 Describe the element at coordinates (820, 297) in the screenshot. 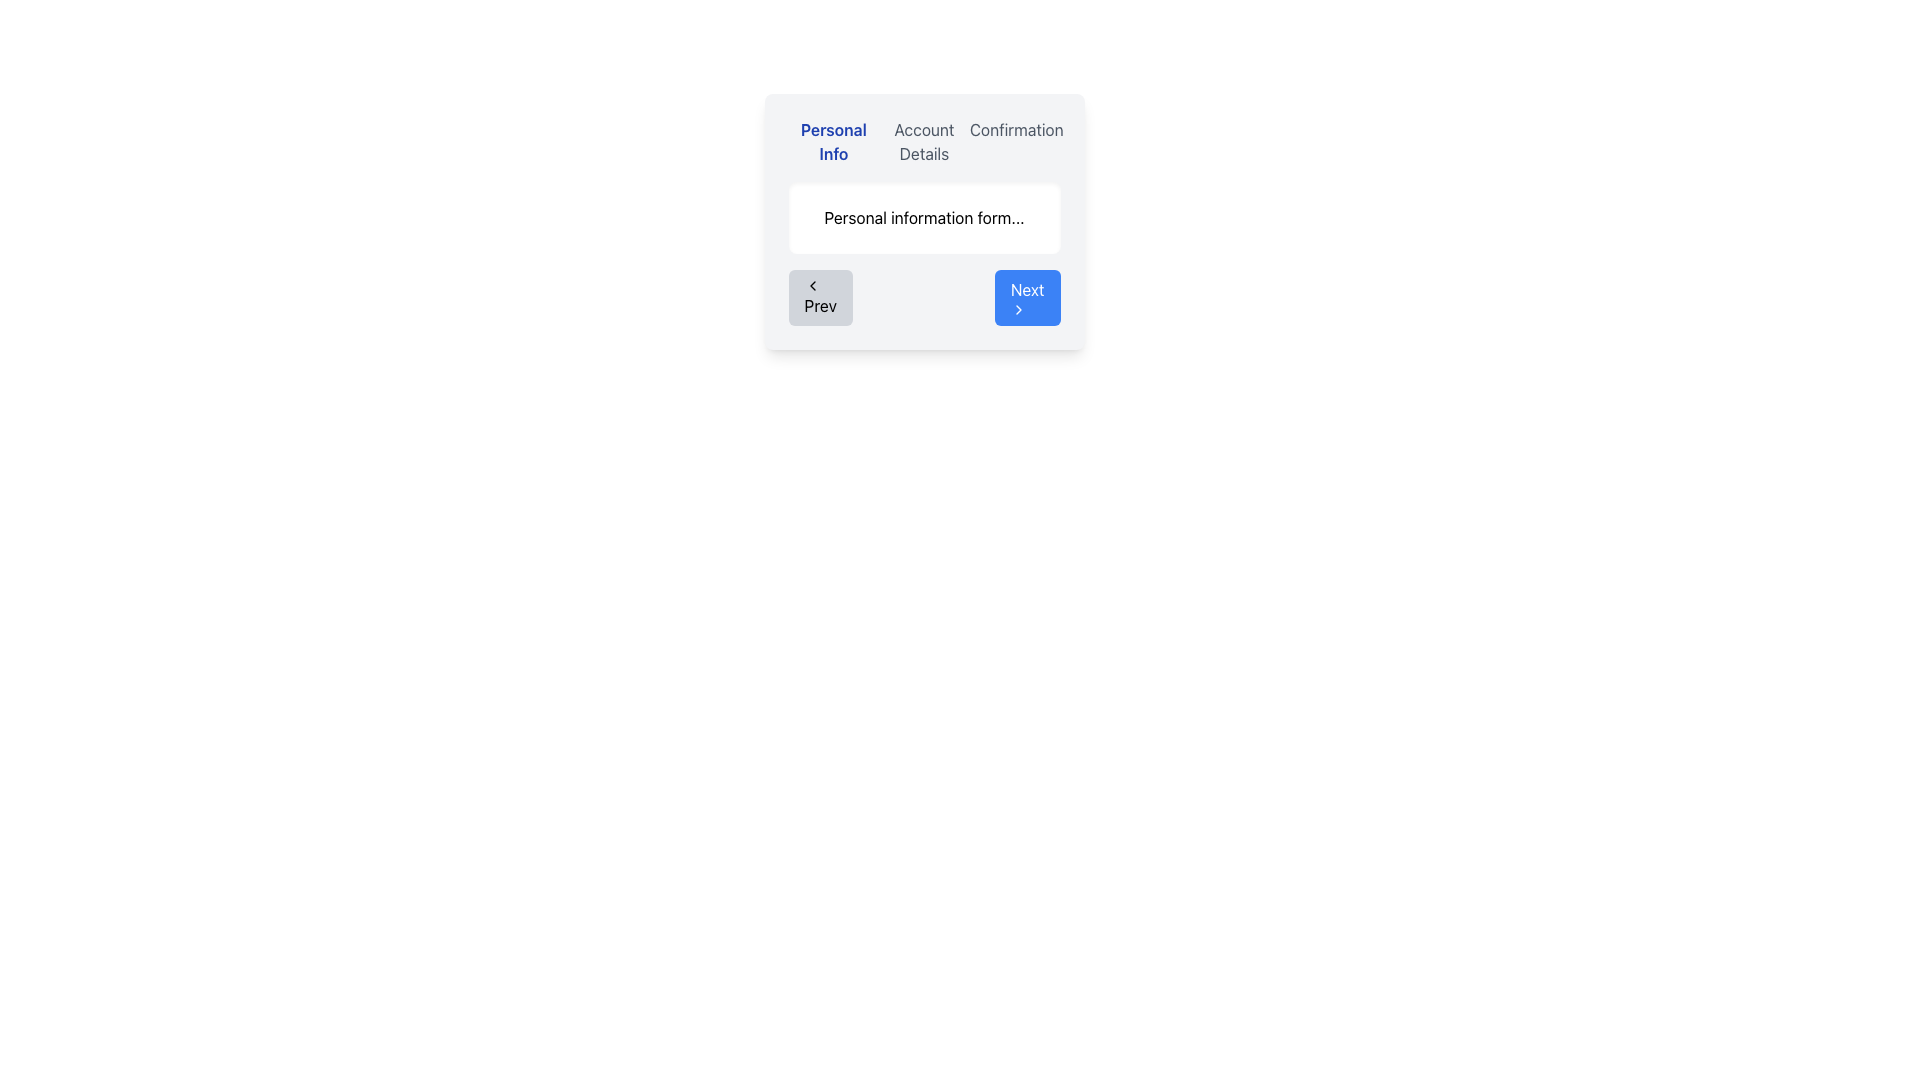

I see `the 'Prev' button, which is a rectangular button with rounded corners, gray background, and a leftward pointing chevron icon` at that location.